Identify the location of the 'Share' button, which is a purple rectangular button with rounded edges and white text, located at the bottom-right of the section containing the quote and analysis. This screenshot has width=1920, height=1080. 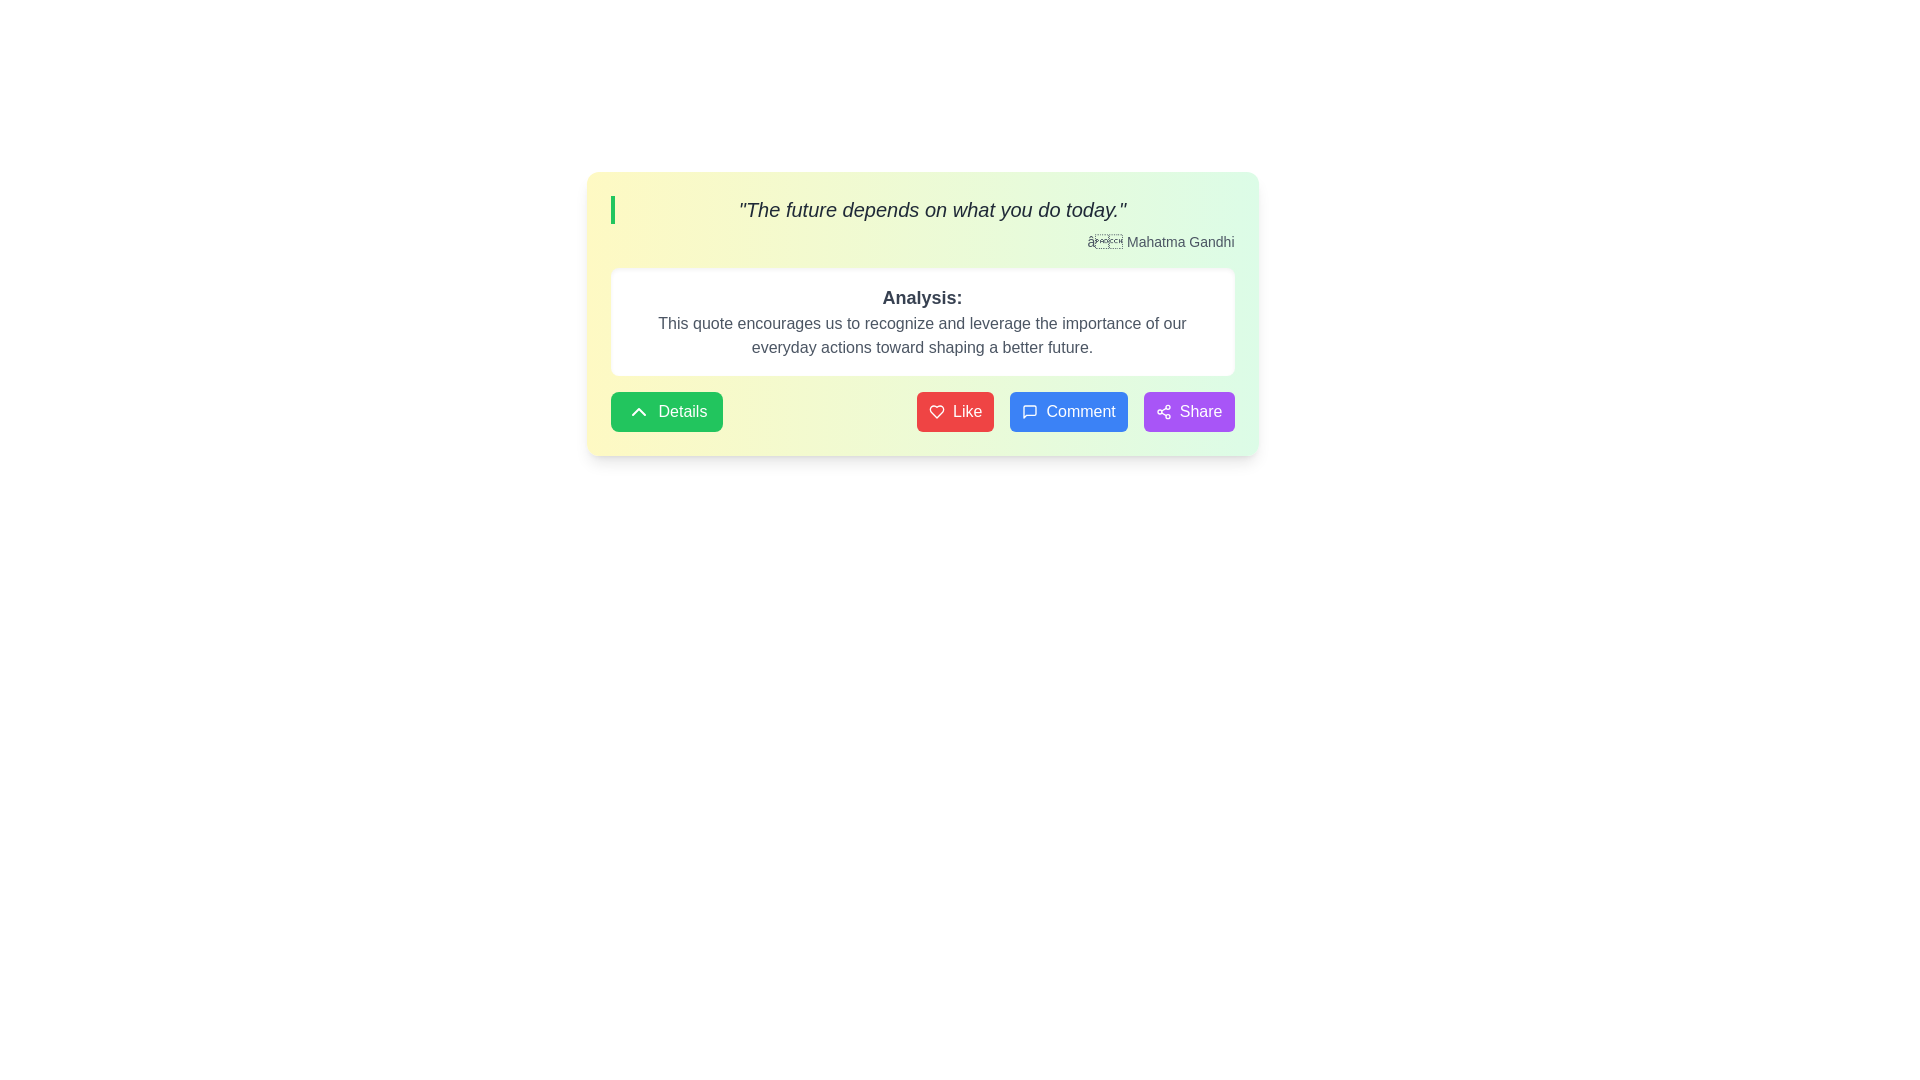
(1189, 411).